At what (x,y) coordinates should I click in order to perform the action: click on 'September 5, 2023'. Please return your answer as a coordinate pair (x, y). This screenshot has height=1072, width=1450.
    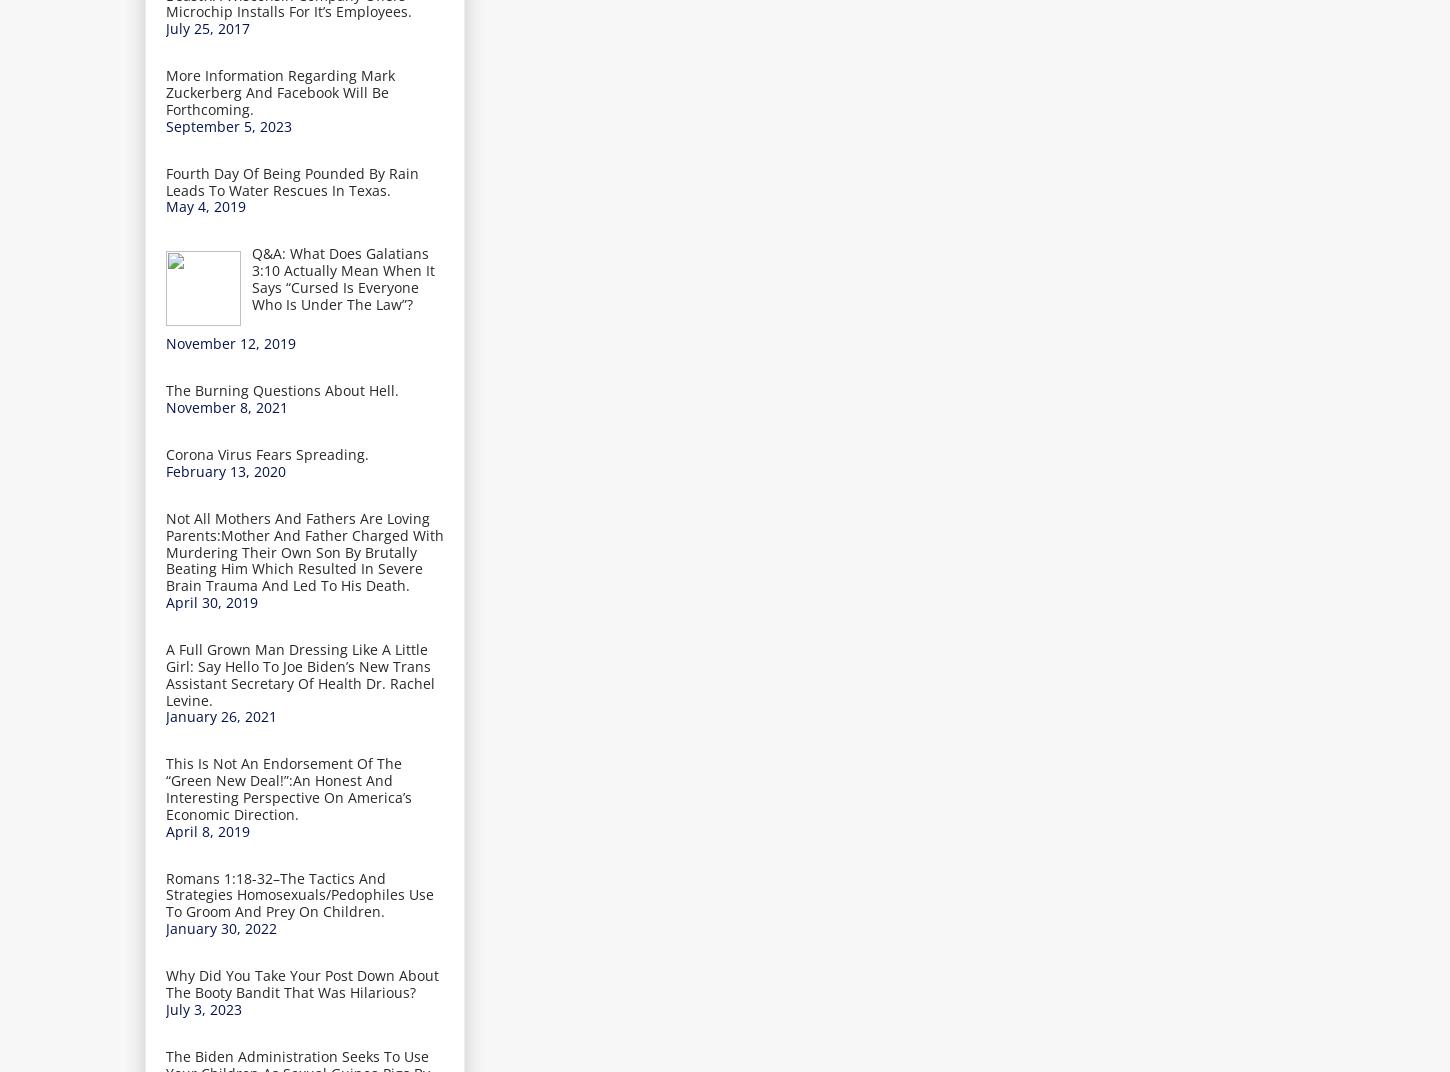
    Looking at the image, I should click on (227, 125).